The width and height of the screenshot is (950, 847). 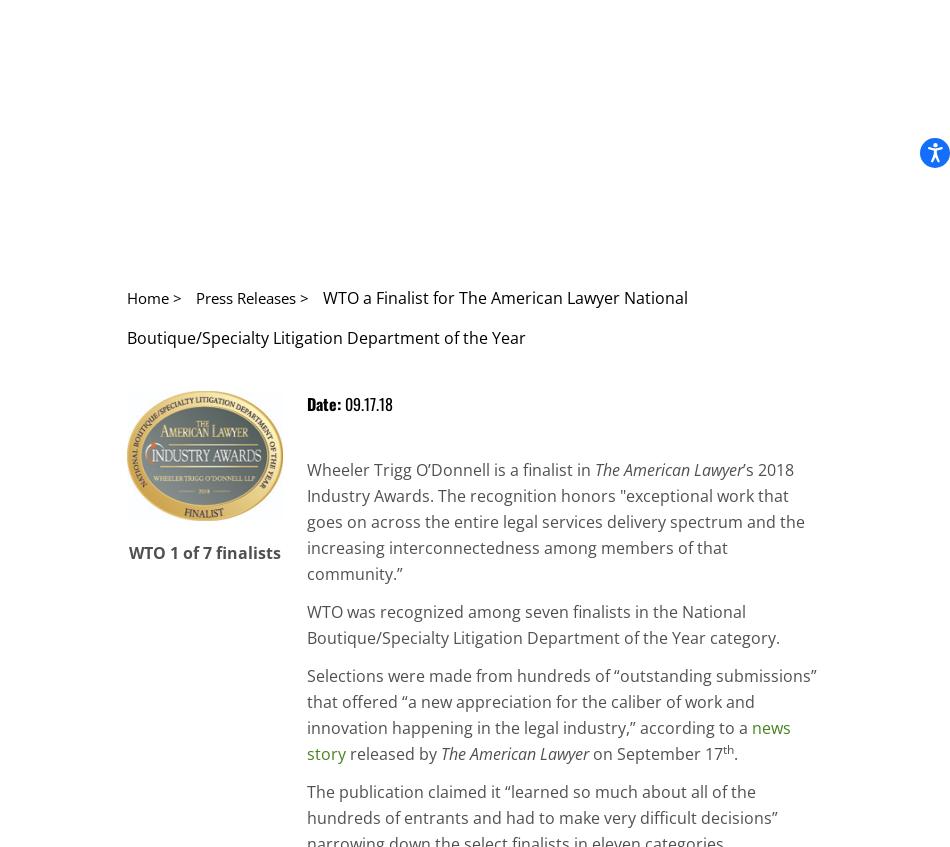 I want to click on 'th', so click(x=727, y=748).